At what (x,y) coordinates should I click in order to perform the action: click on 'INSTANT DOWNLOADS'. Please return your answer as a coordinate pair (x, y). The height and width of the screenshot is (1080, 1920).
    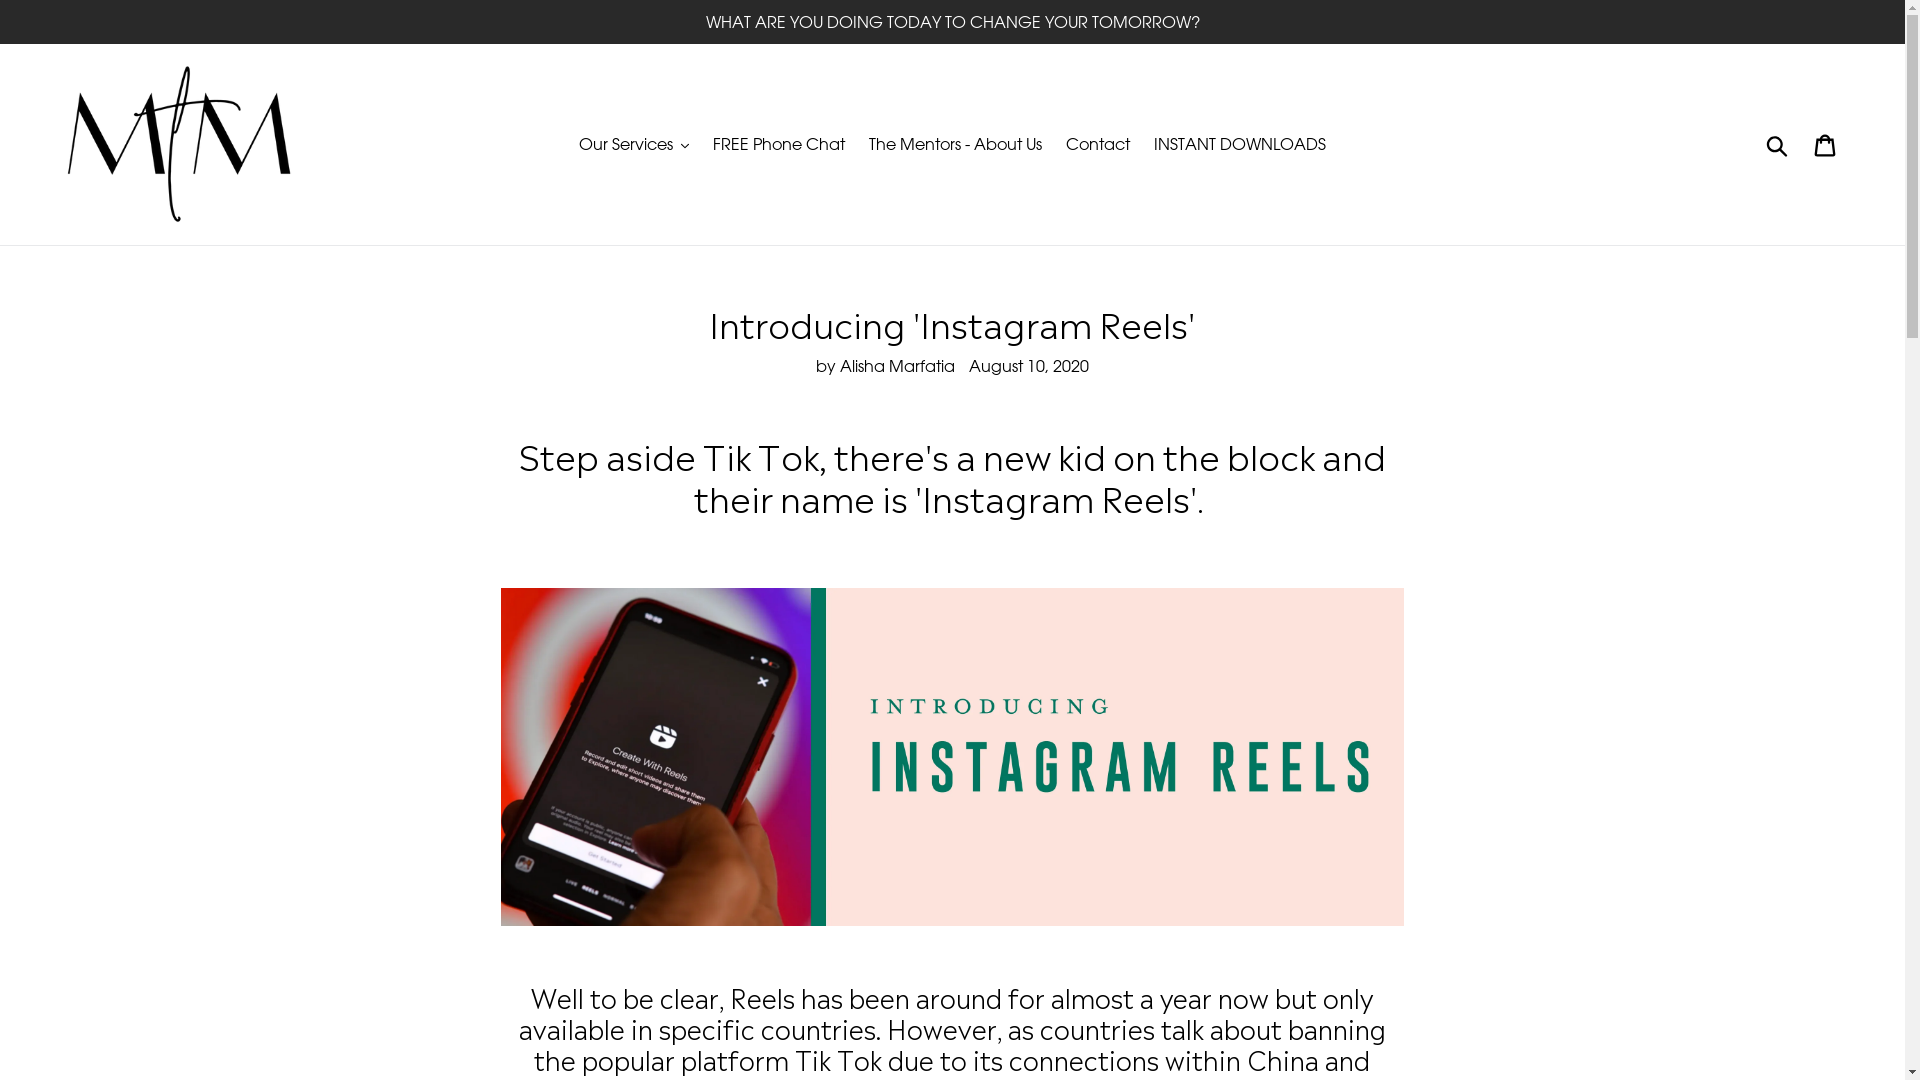
    Looking at the image, I should click on (1238, 142).